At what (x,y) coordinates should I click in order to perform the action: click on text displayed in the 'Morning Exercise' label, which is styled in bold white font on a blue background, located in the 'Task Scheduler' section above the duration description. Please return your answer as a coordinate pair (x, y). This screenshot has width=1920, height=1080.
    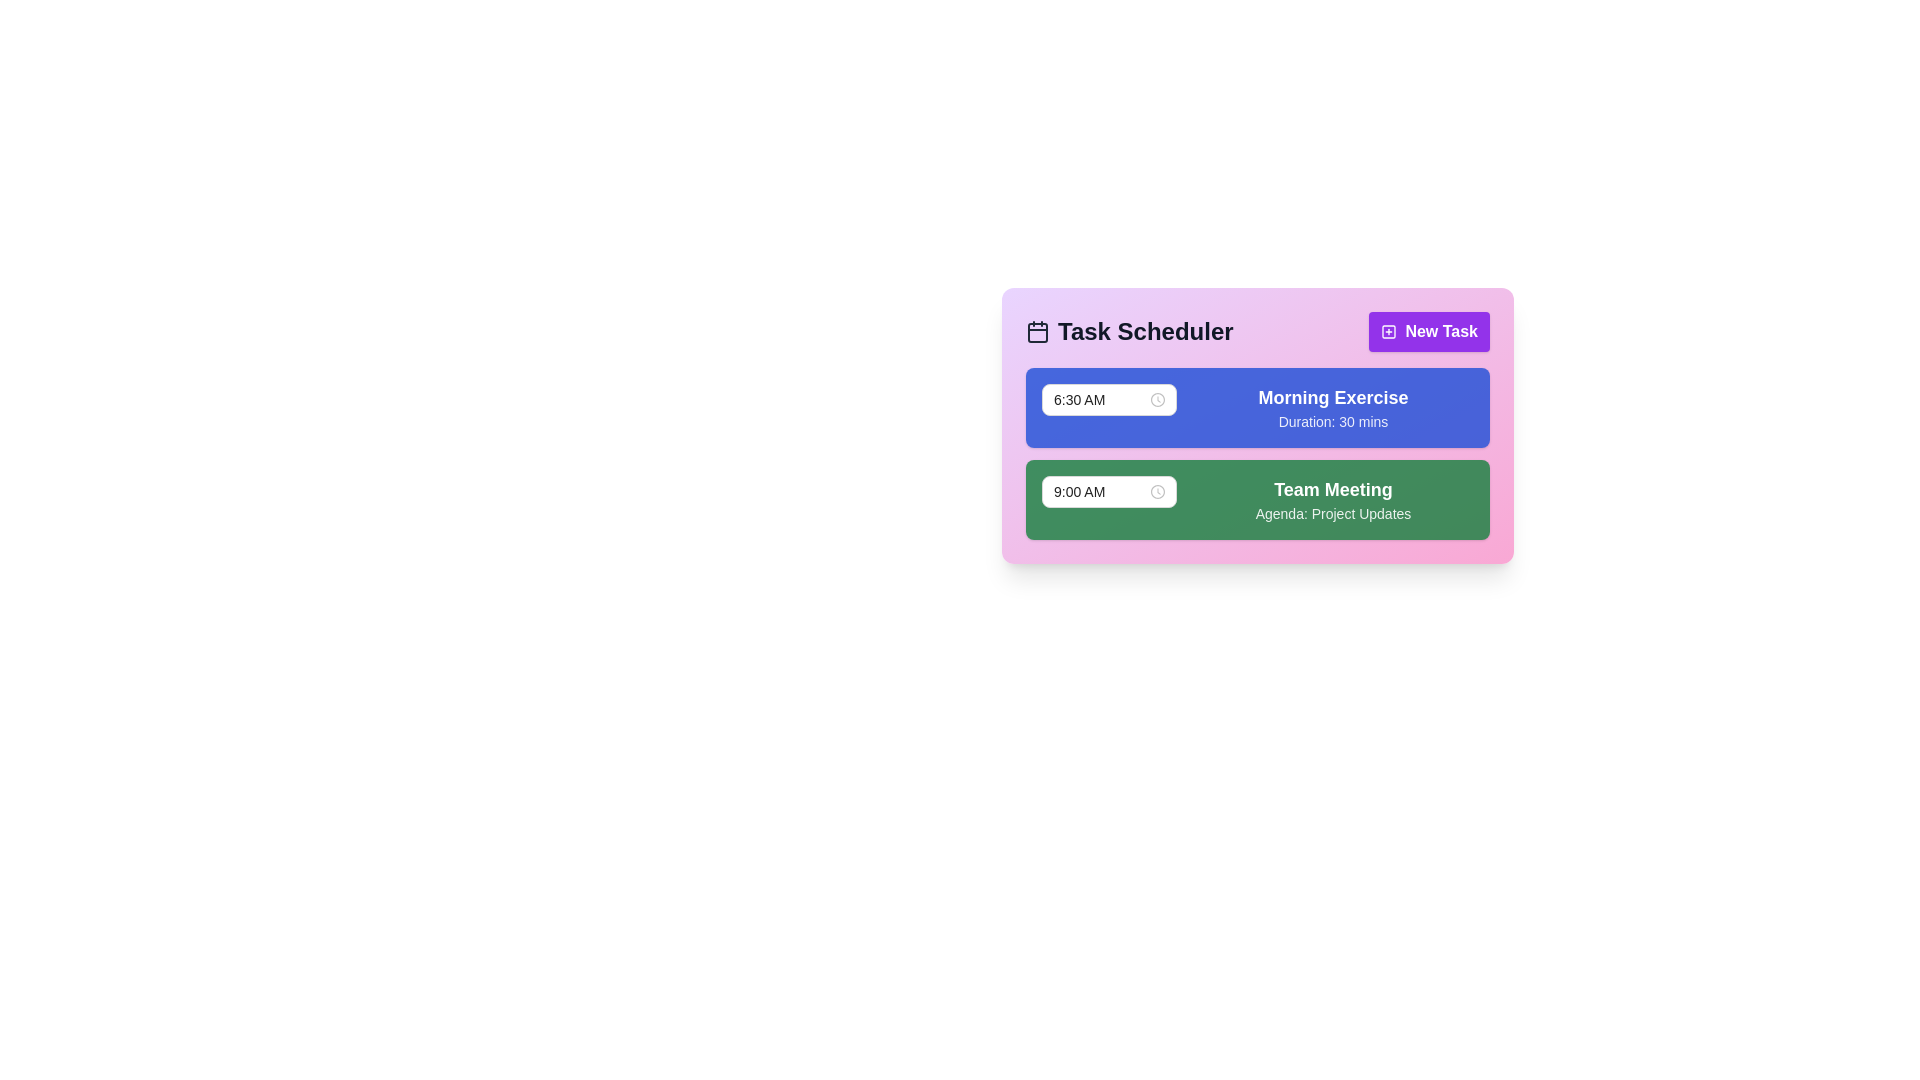
    Looking at the image, I should click on (1333, 397).